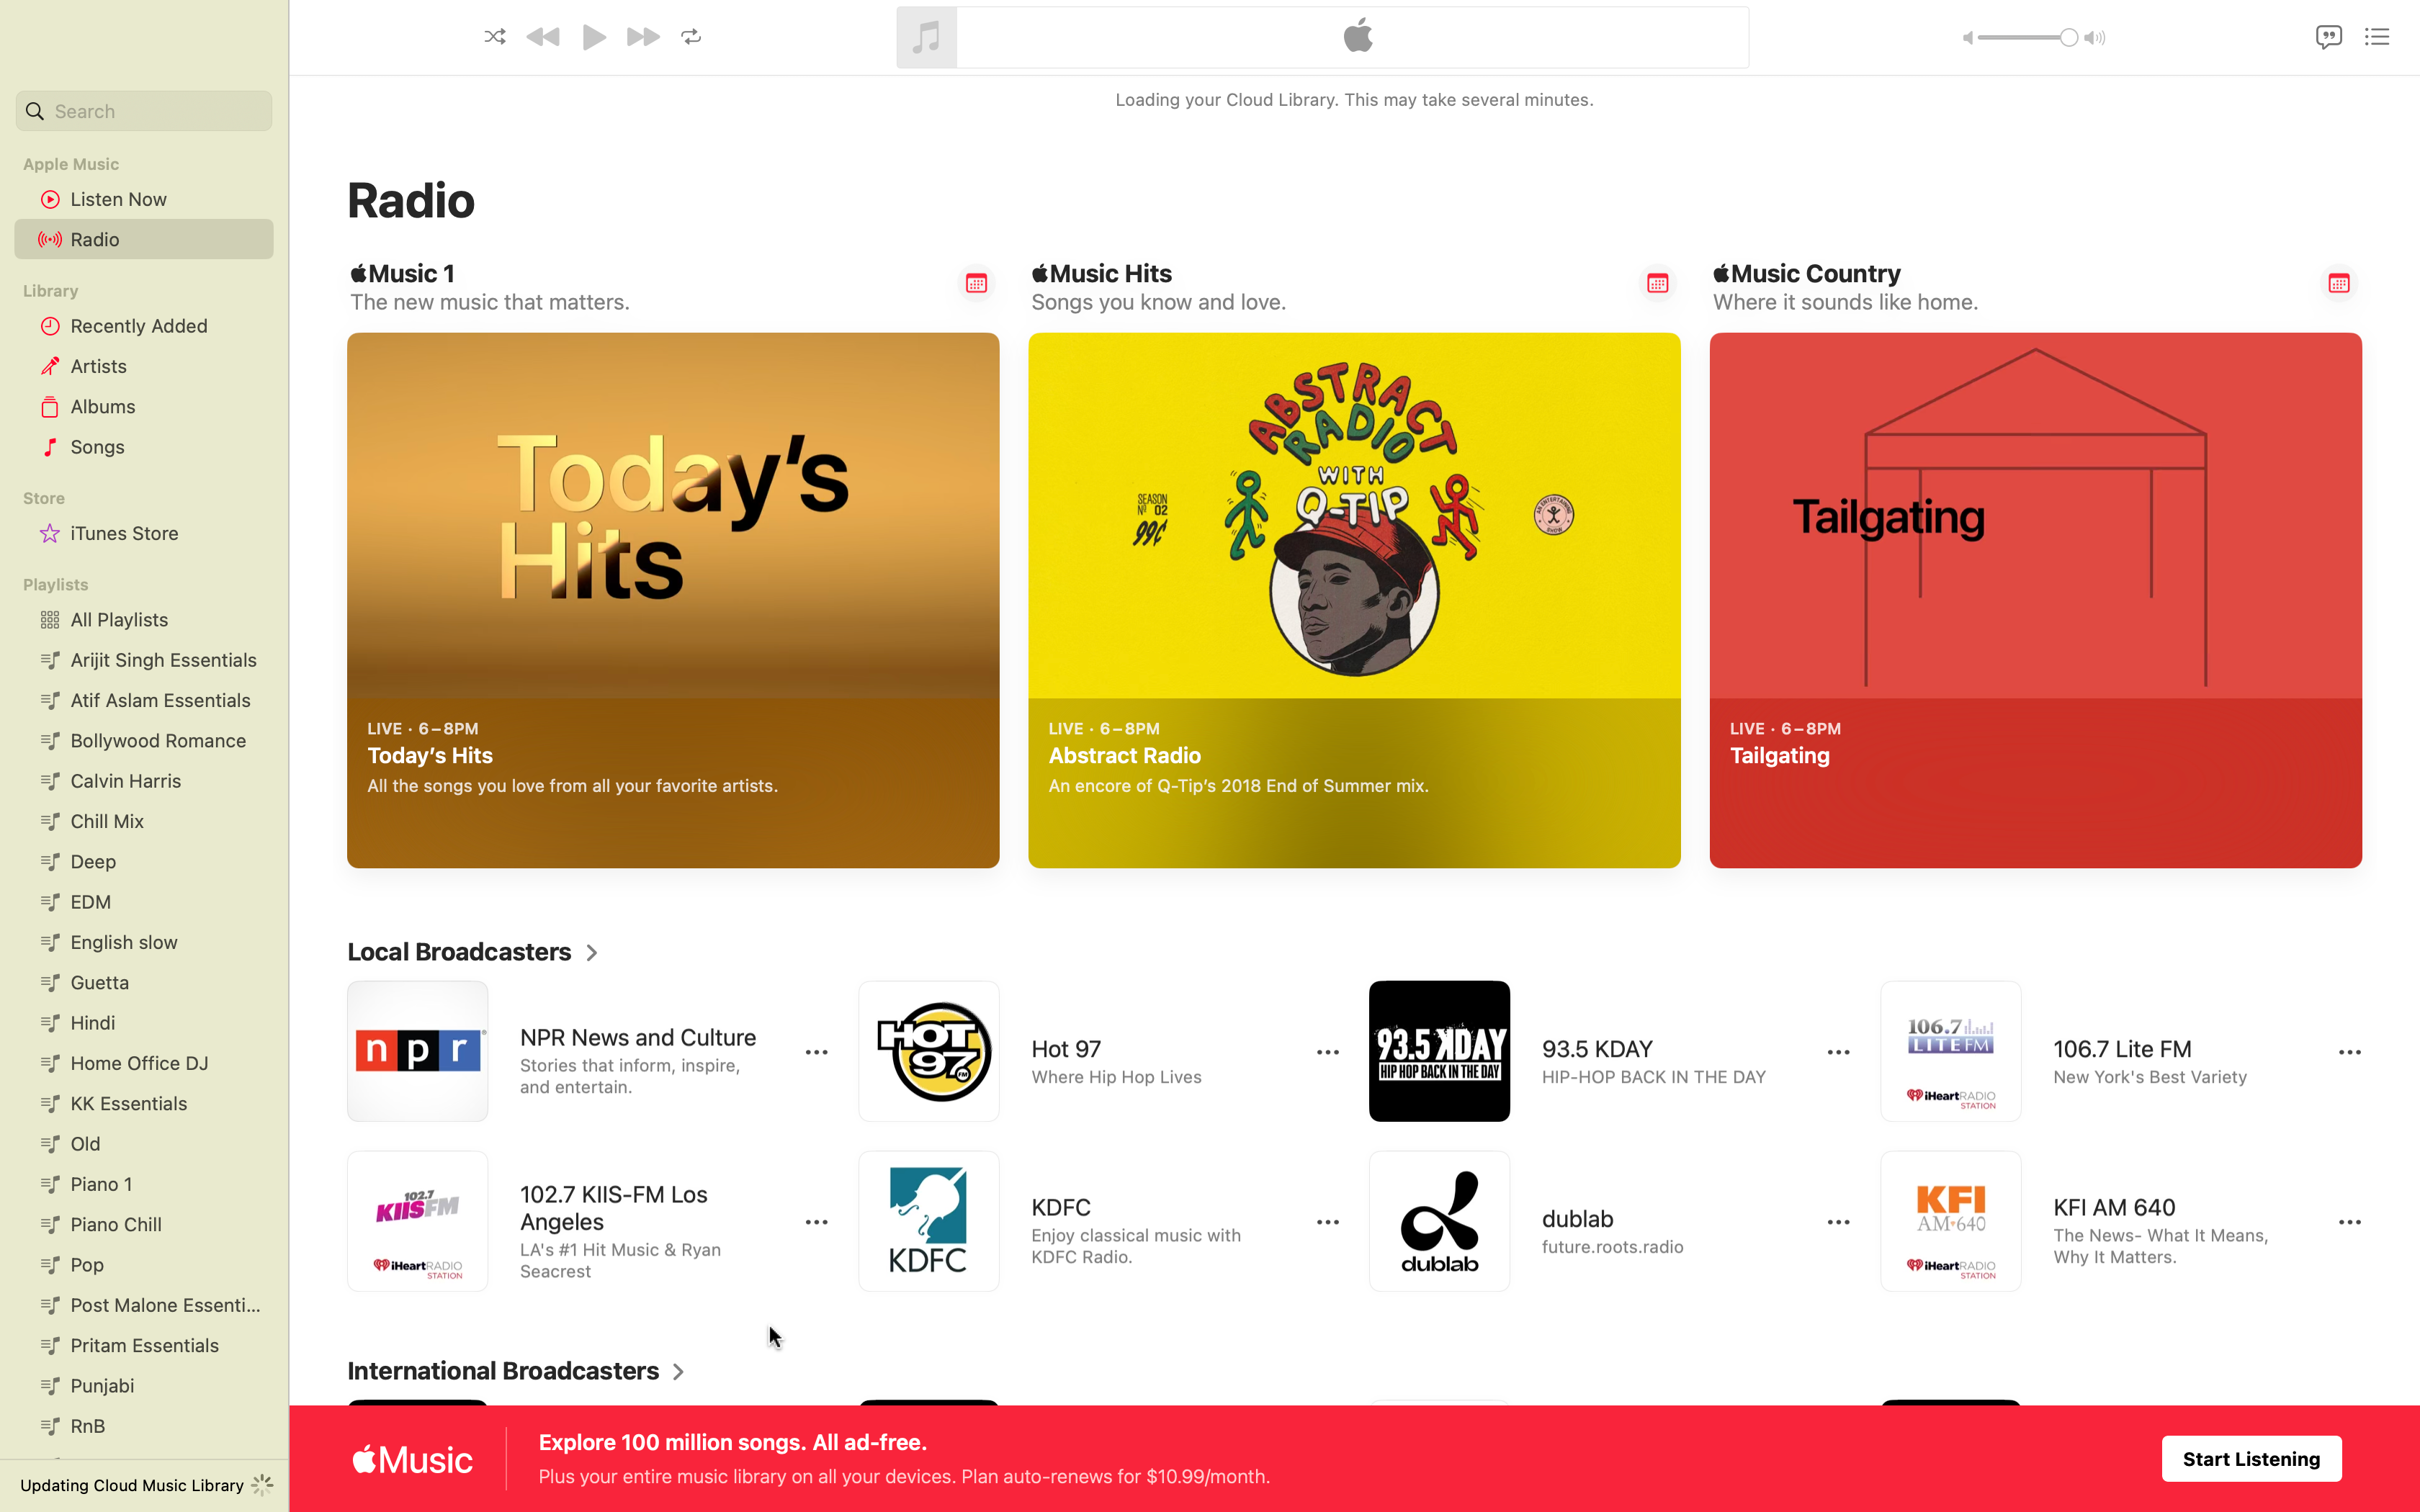 This screenshot has height=1512, width=2420. Describe the element at coordinates (472, 951) in the screenshot. I see `Extend the section of local broadcasters` at that location.